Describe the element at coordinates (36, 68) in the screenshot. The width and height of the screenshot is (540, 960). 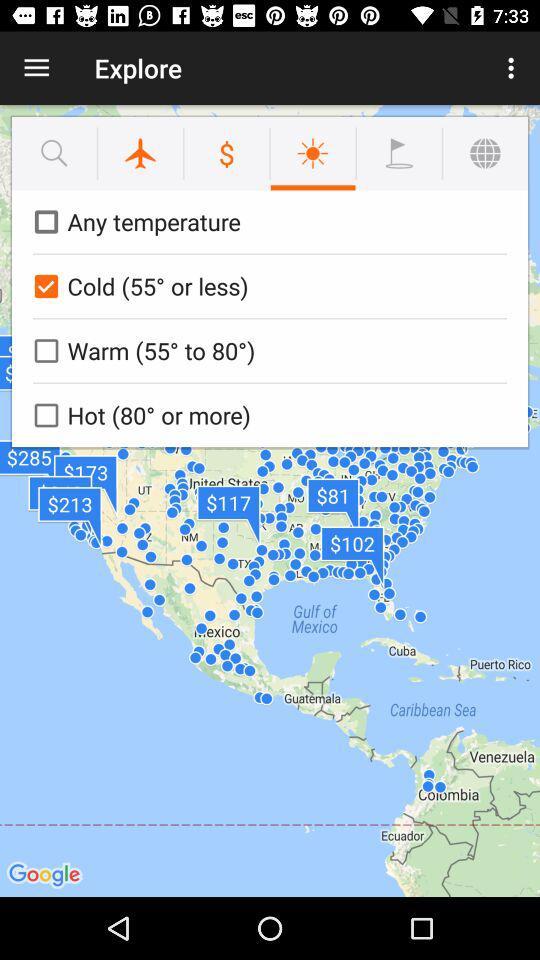
I see `the item to the left of the explore` at that location.